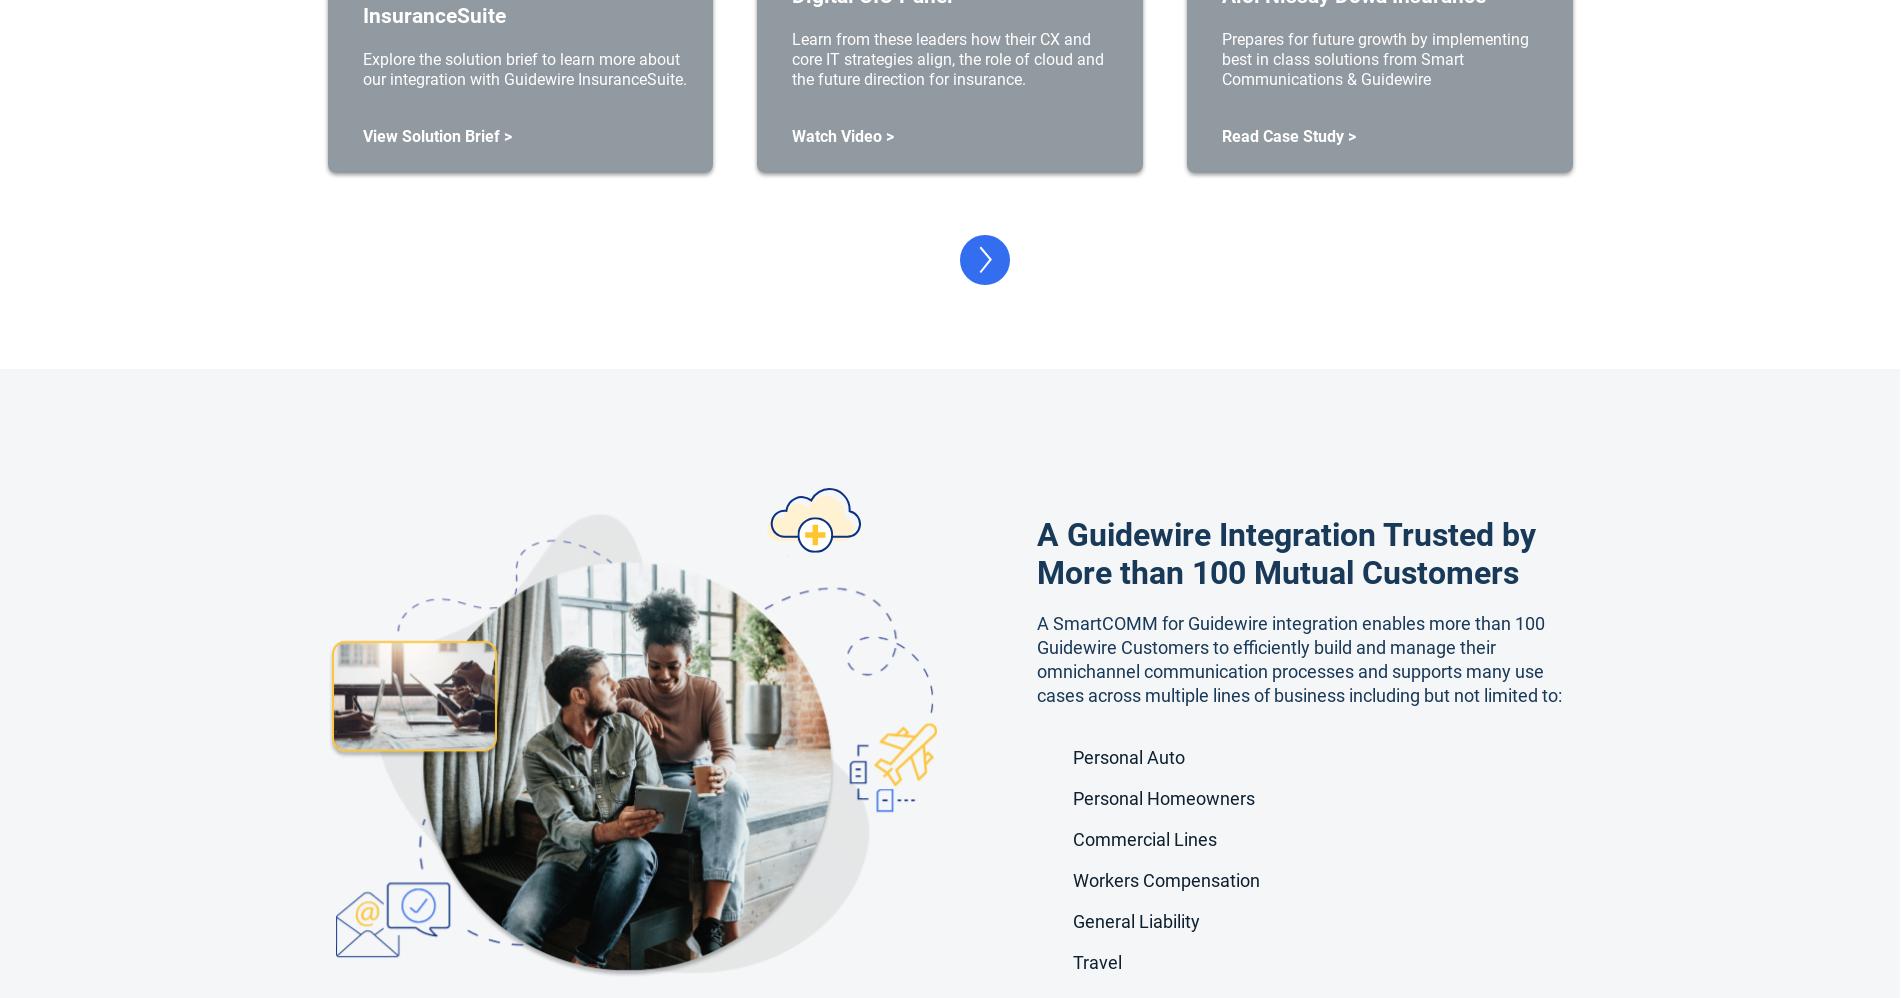  I want to click on 'Commercial Lines', so click(1143, 839).